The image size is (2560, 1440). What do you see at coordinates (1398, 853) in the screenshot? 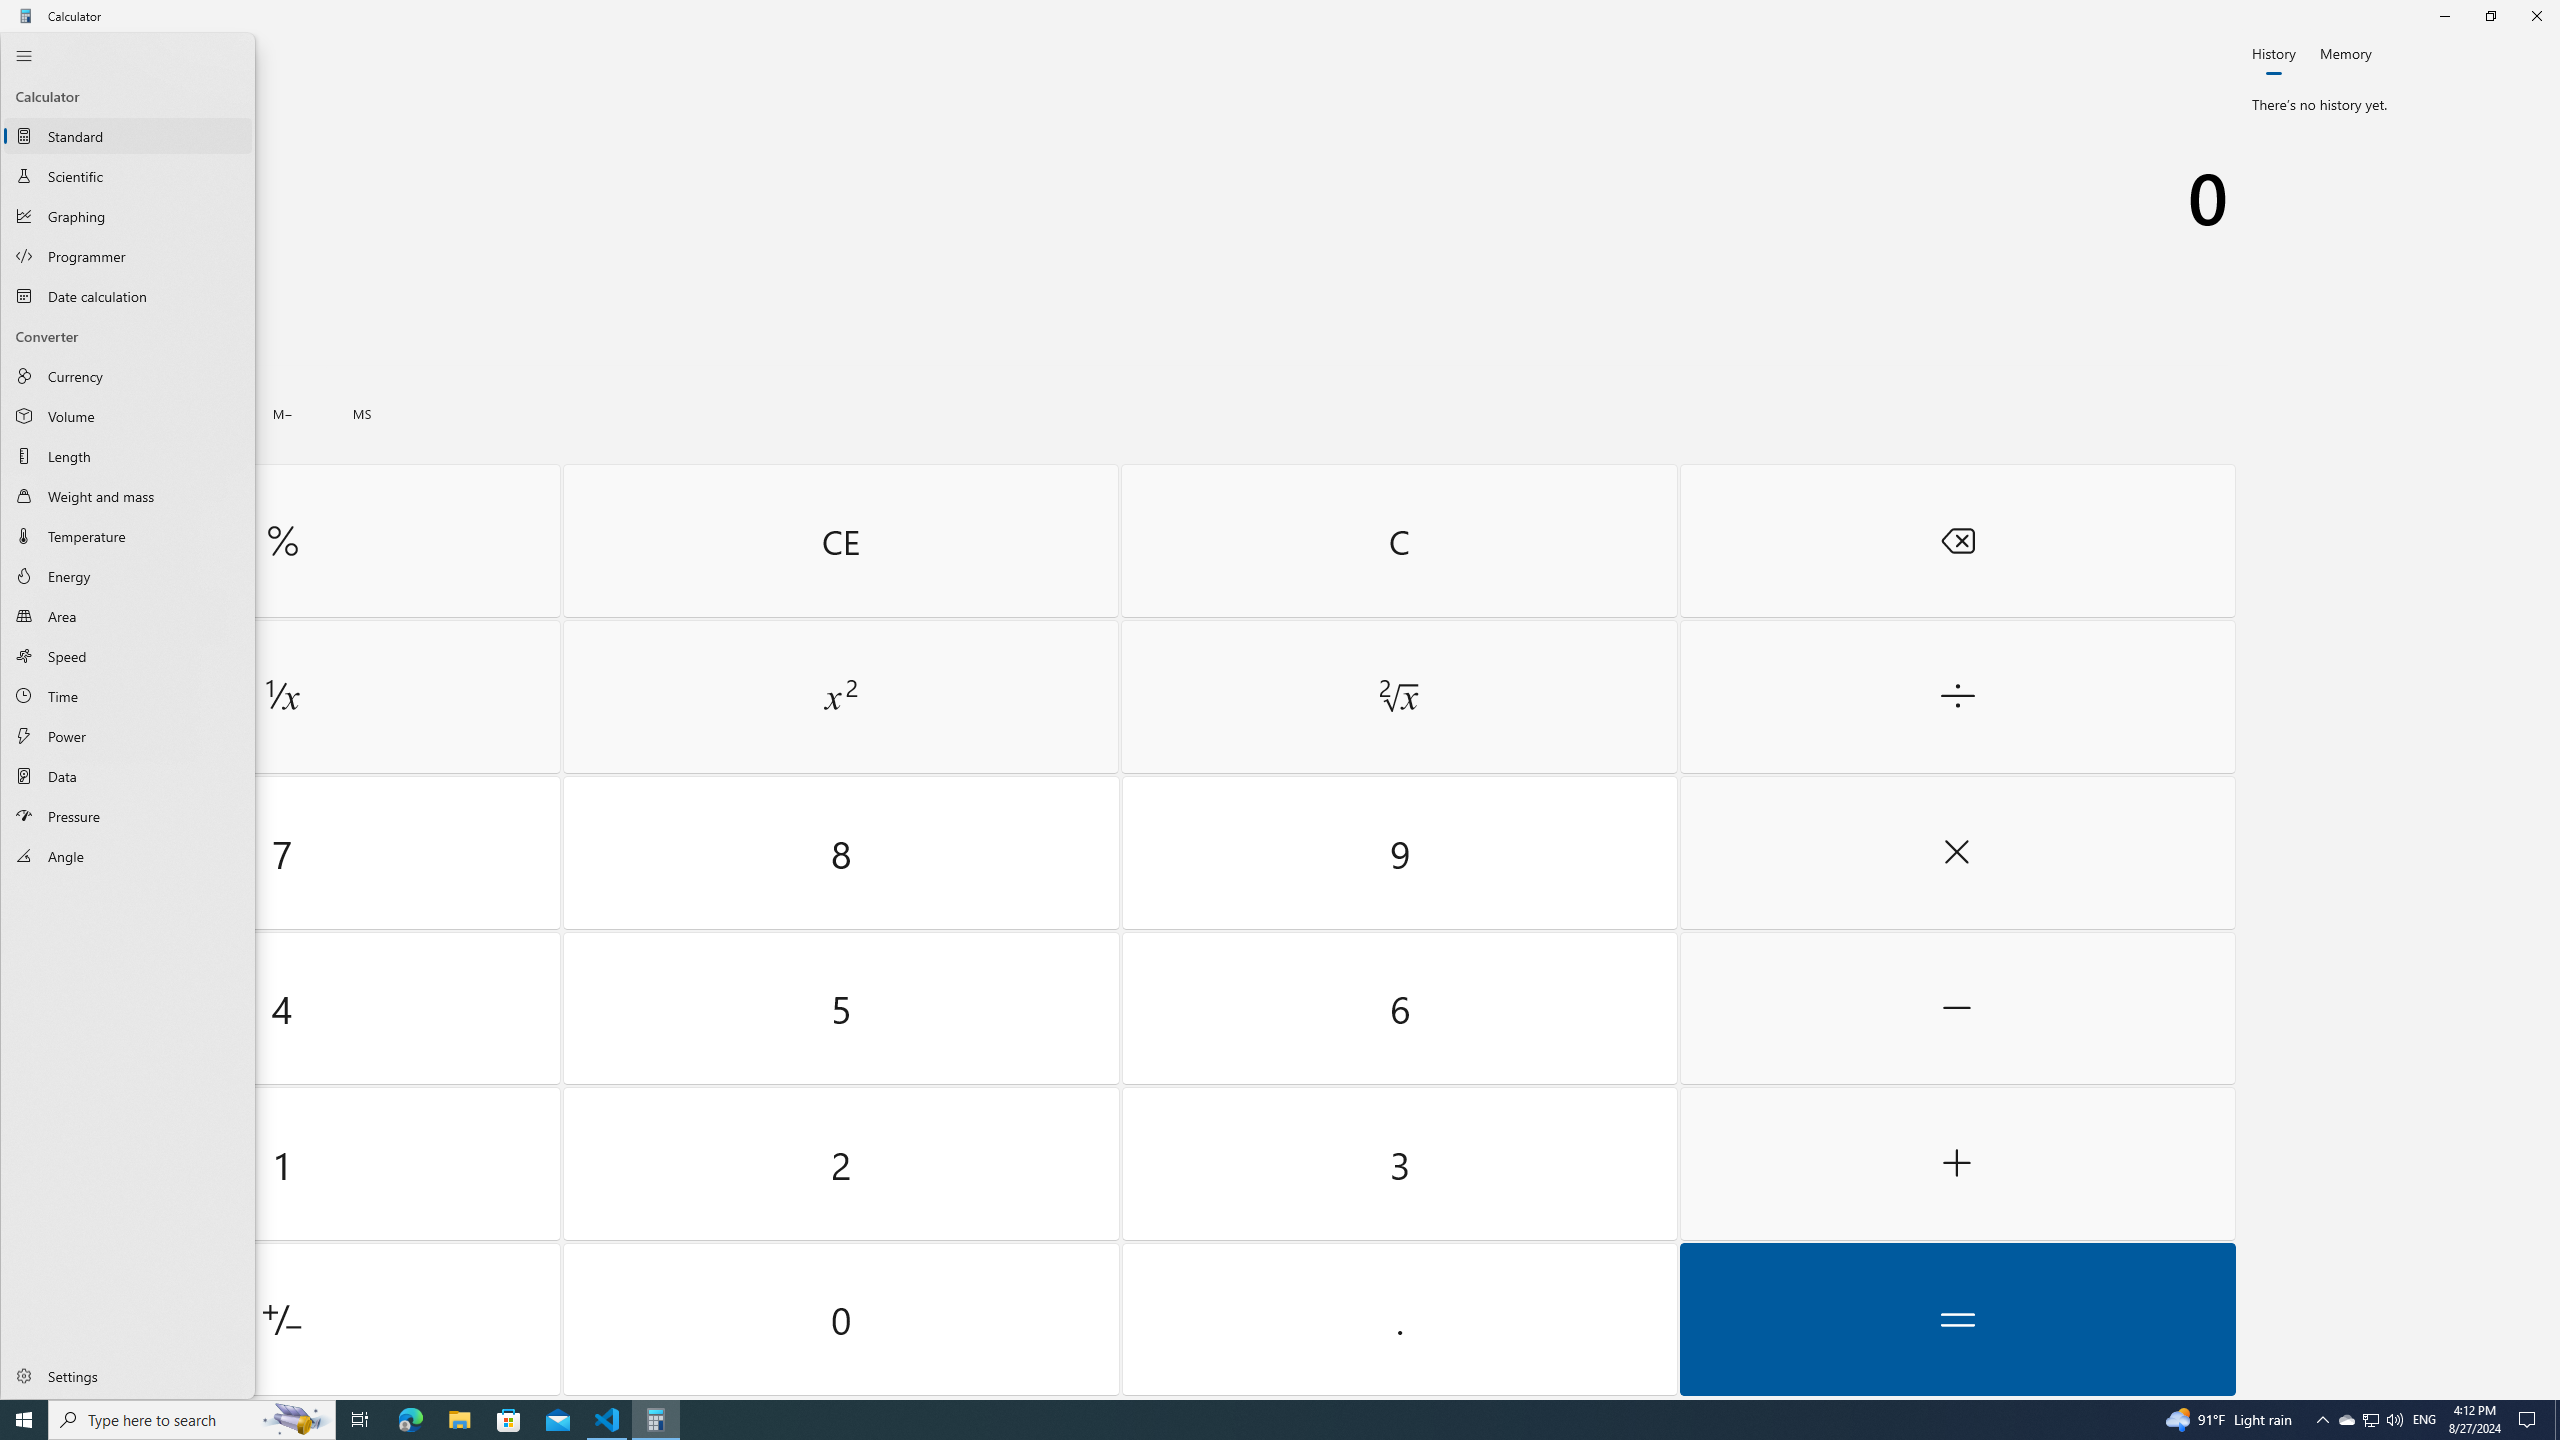
I see `'Nine'` at bounding box center [1398, 853].